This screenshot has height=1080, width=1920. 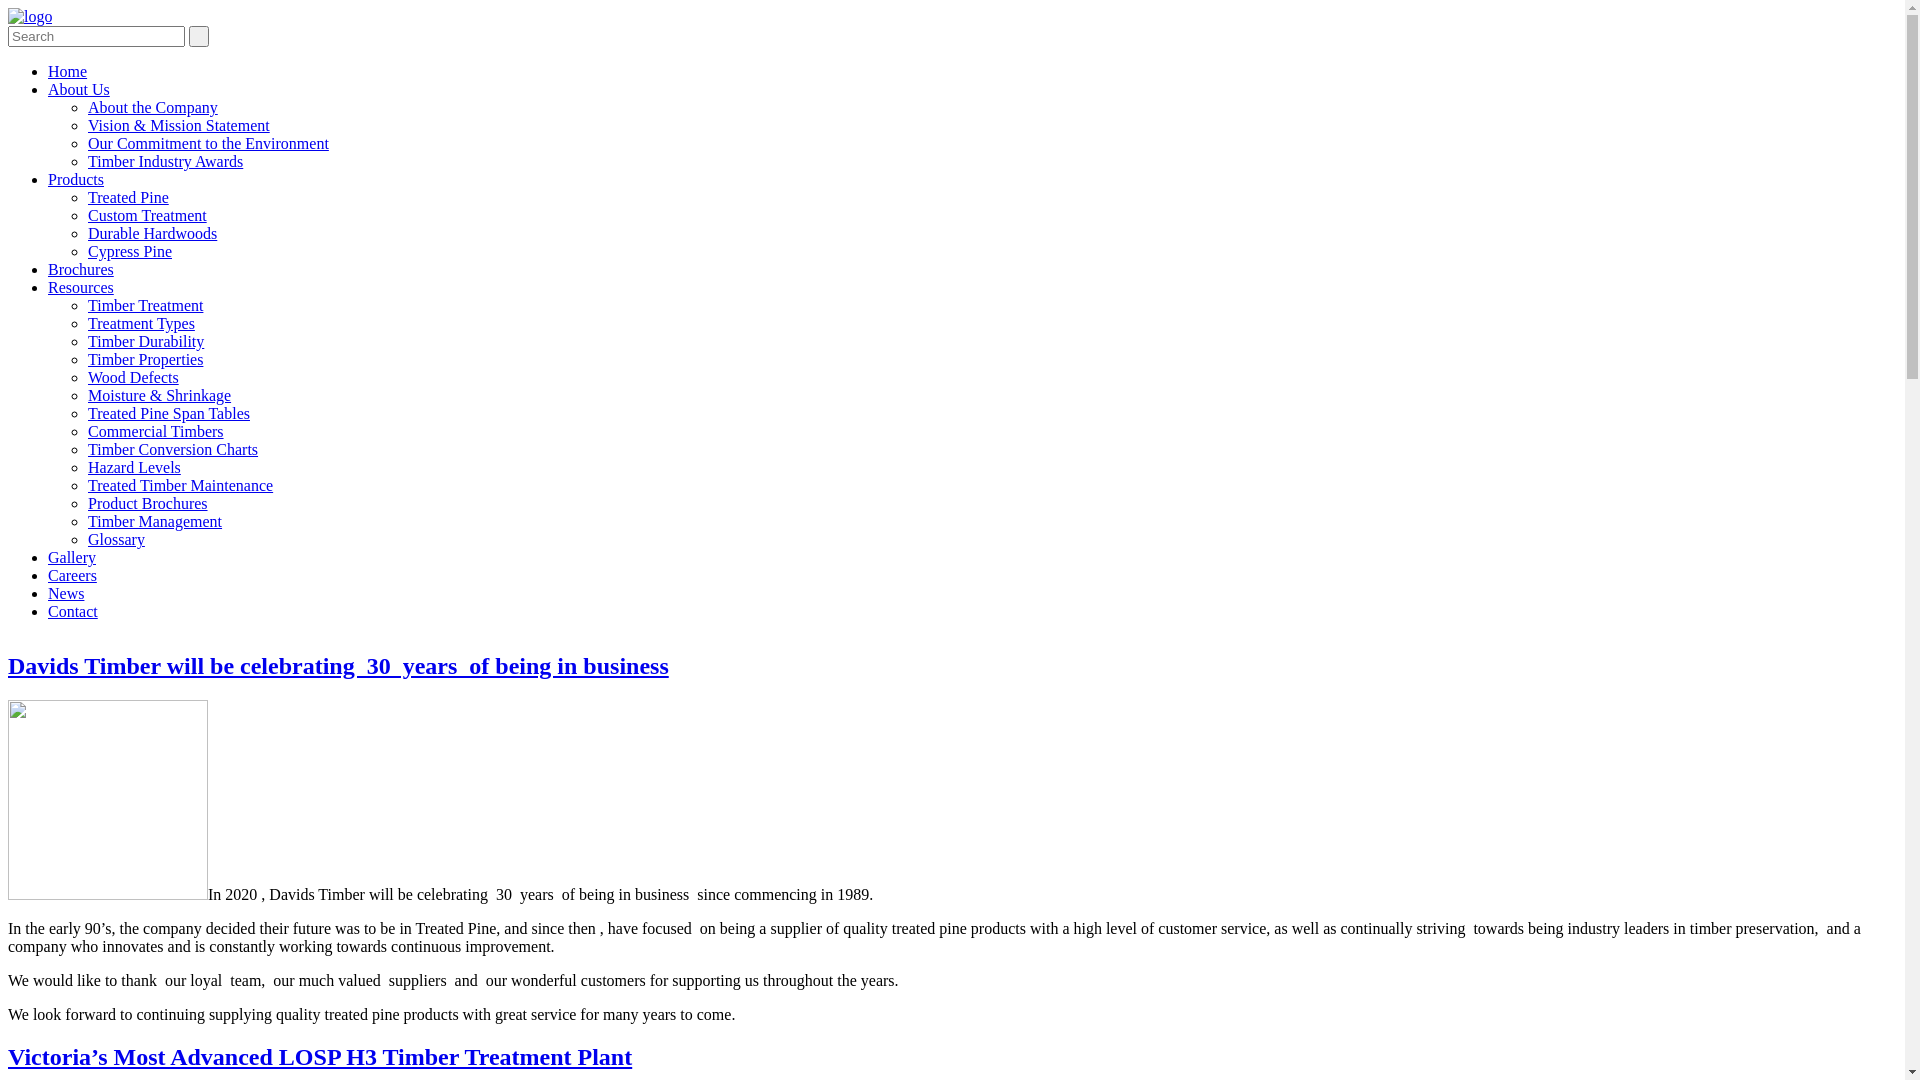 What do you see at coordinates (165, 160) in the screenshot?
I see `'Timber Industry Awards'` at bounding box center [165, 160].